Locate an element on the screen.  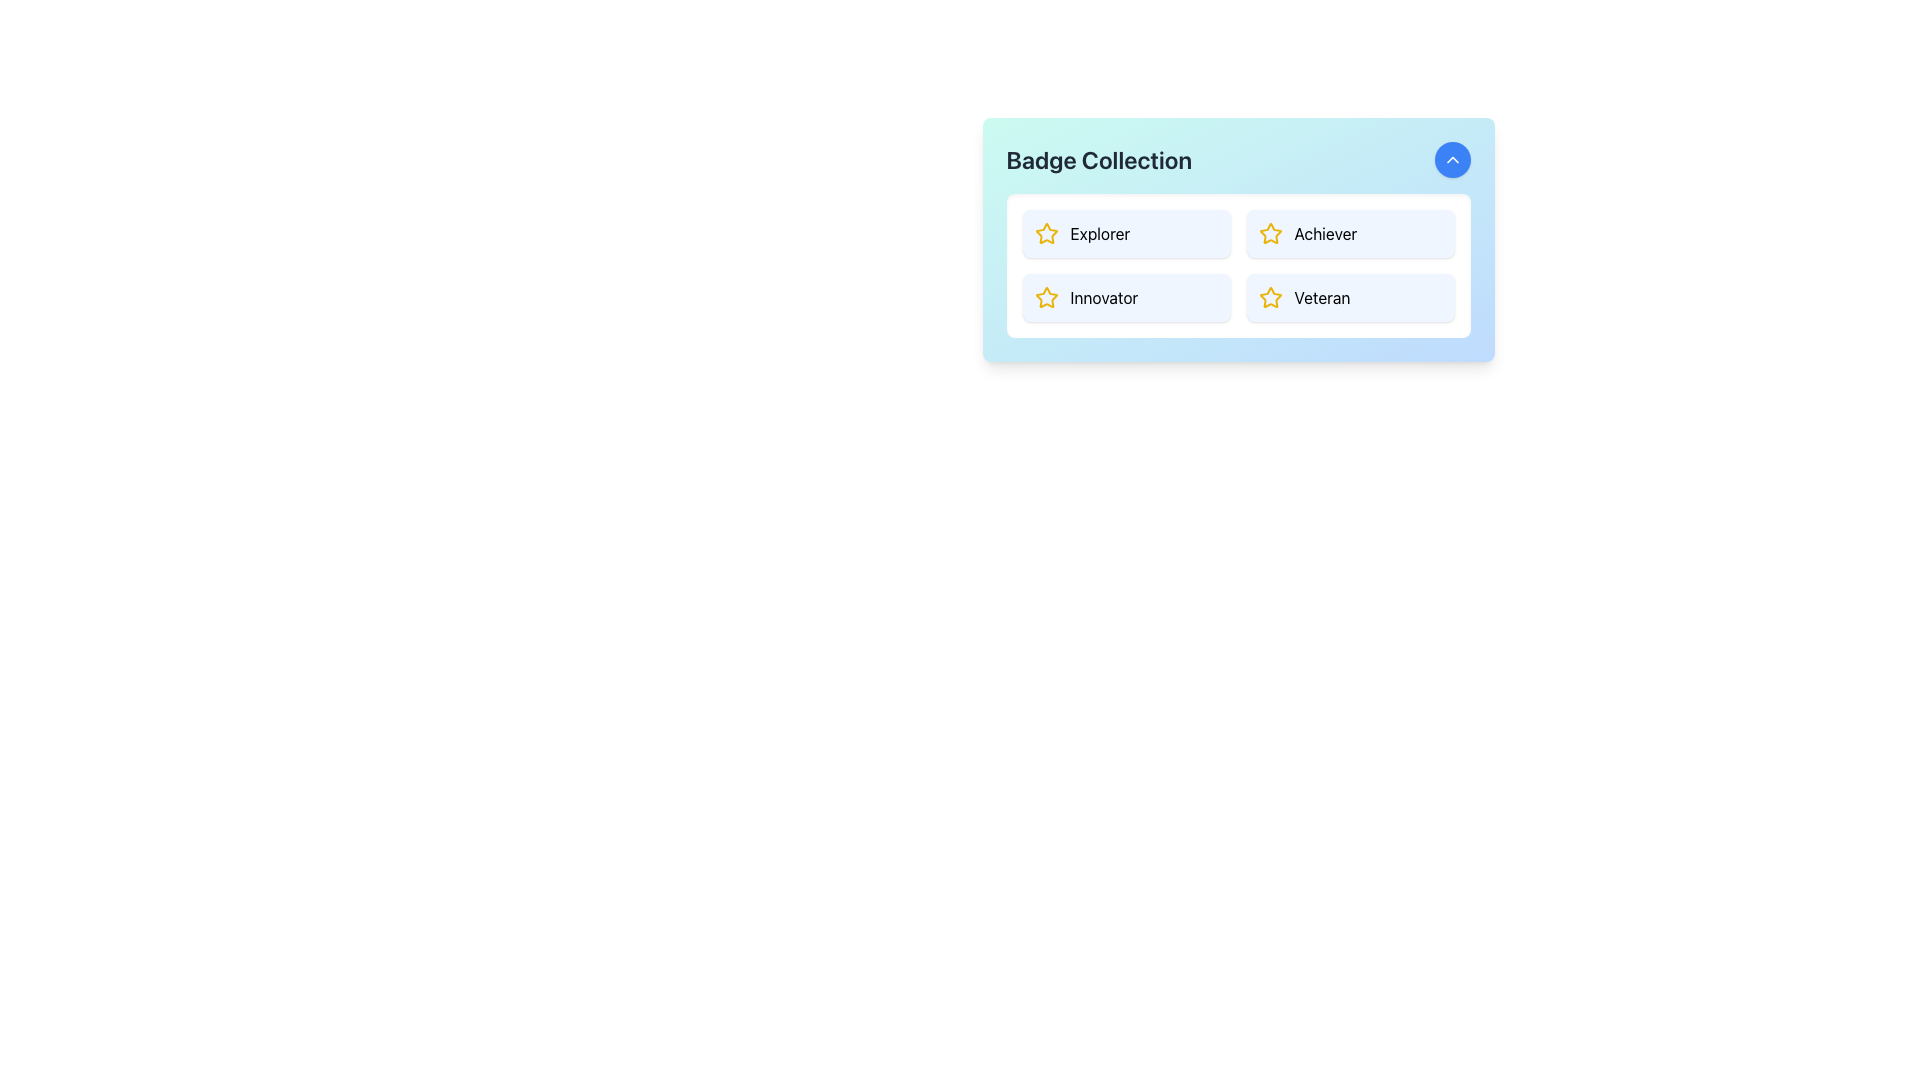
the 'Veteran' text label, which is displayed in bold font within a light blue badge and is positioned in the bottom right corner of the 'Badge Collection' interface is located at coordinates (1322, 297).